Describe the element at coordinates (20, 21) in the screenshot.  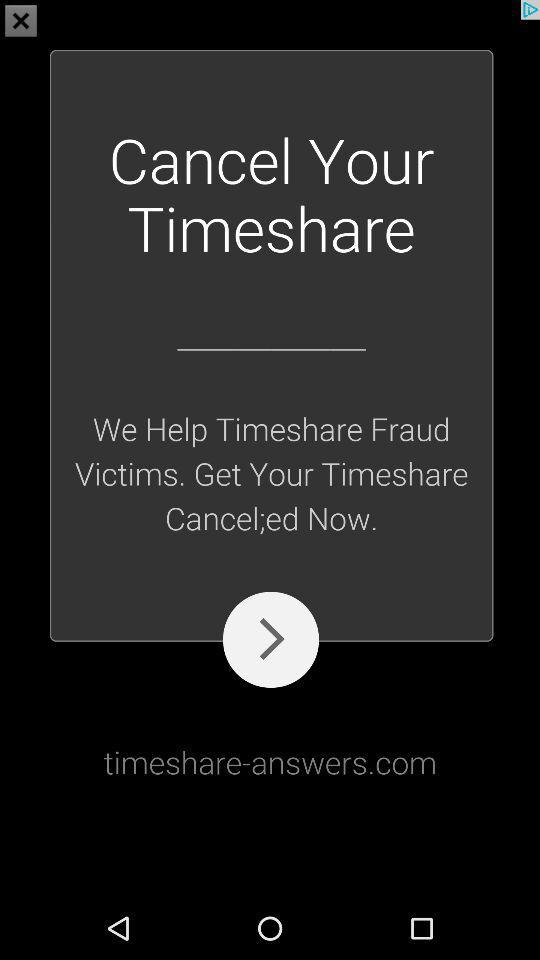
I see `the close icon` at that location.